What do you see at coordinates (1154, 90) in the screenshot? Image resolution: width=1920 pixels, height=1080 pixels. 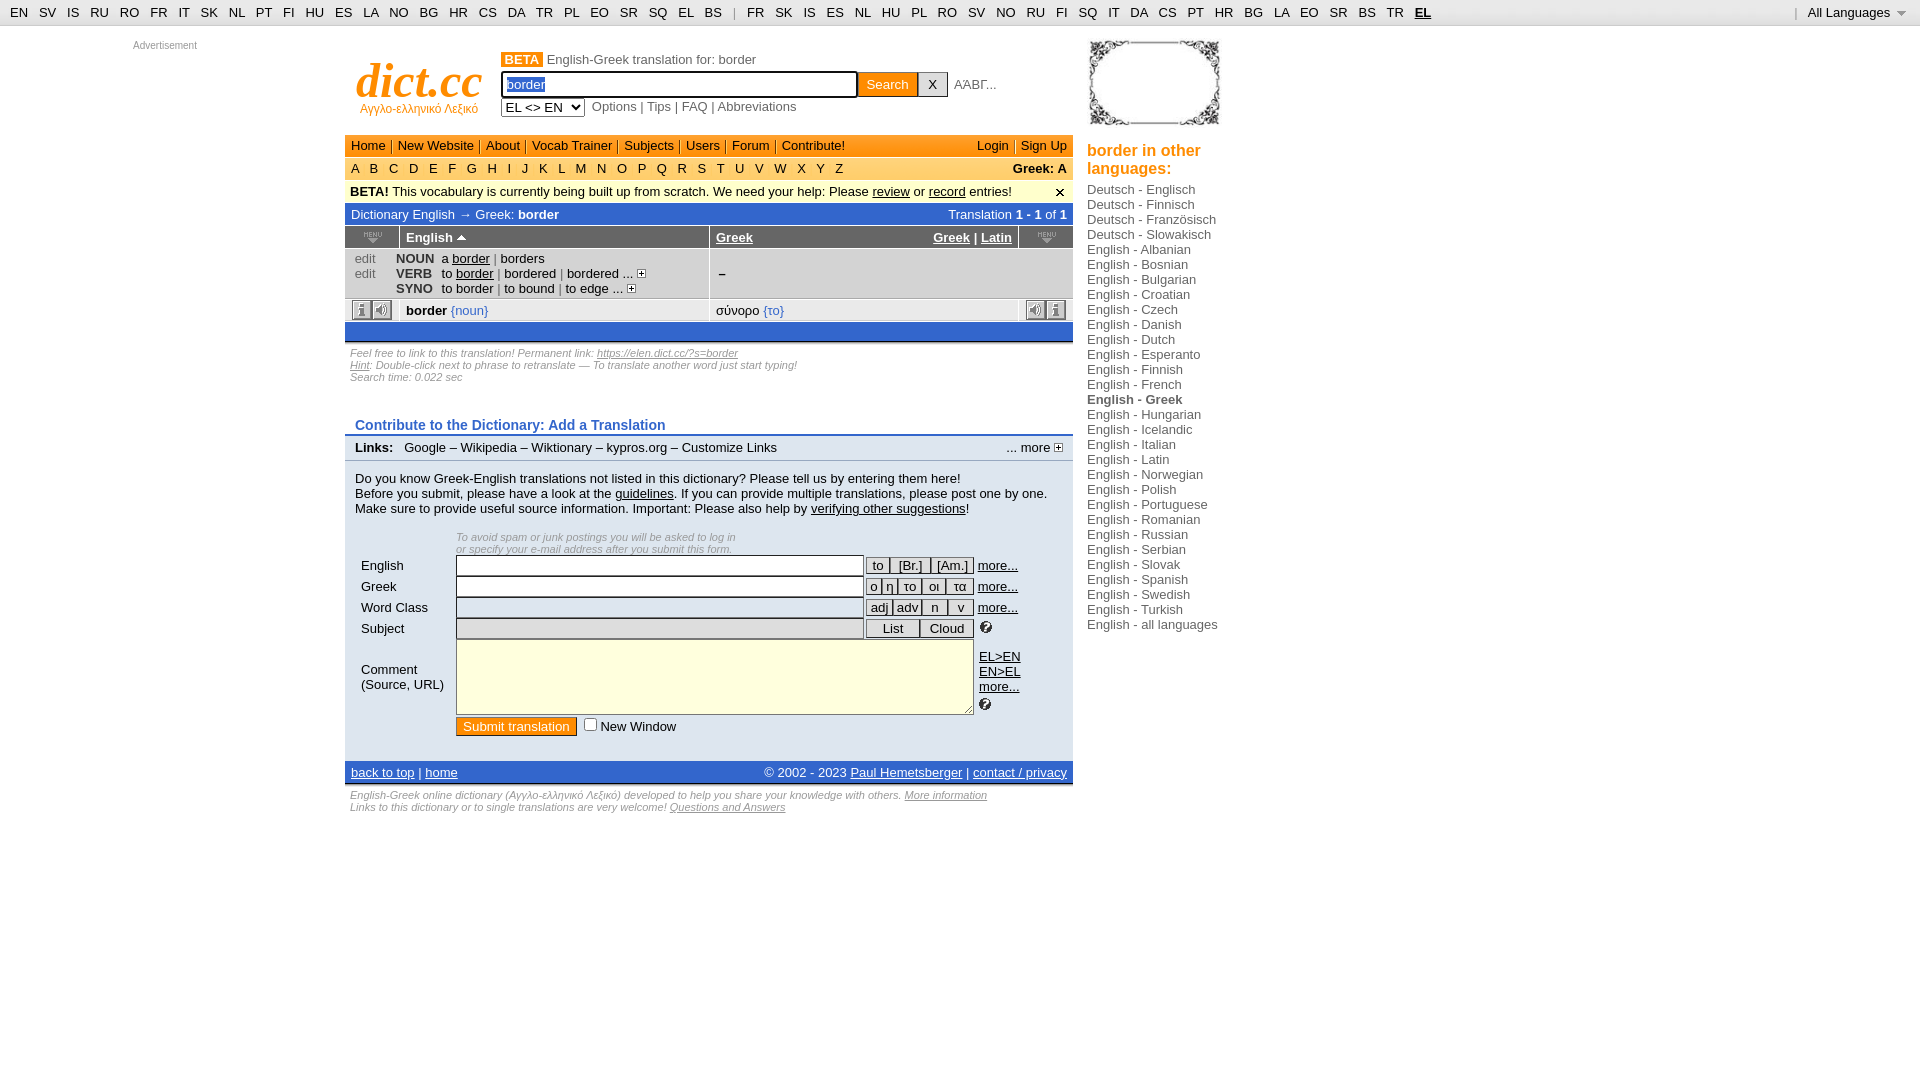 I see `'vector damask flourish border'` at bounding box center [1154, 90].